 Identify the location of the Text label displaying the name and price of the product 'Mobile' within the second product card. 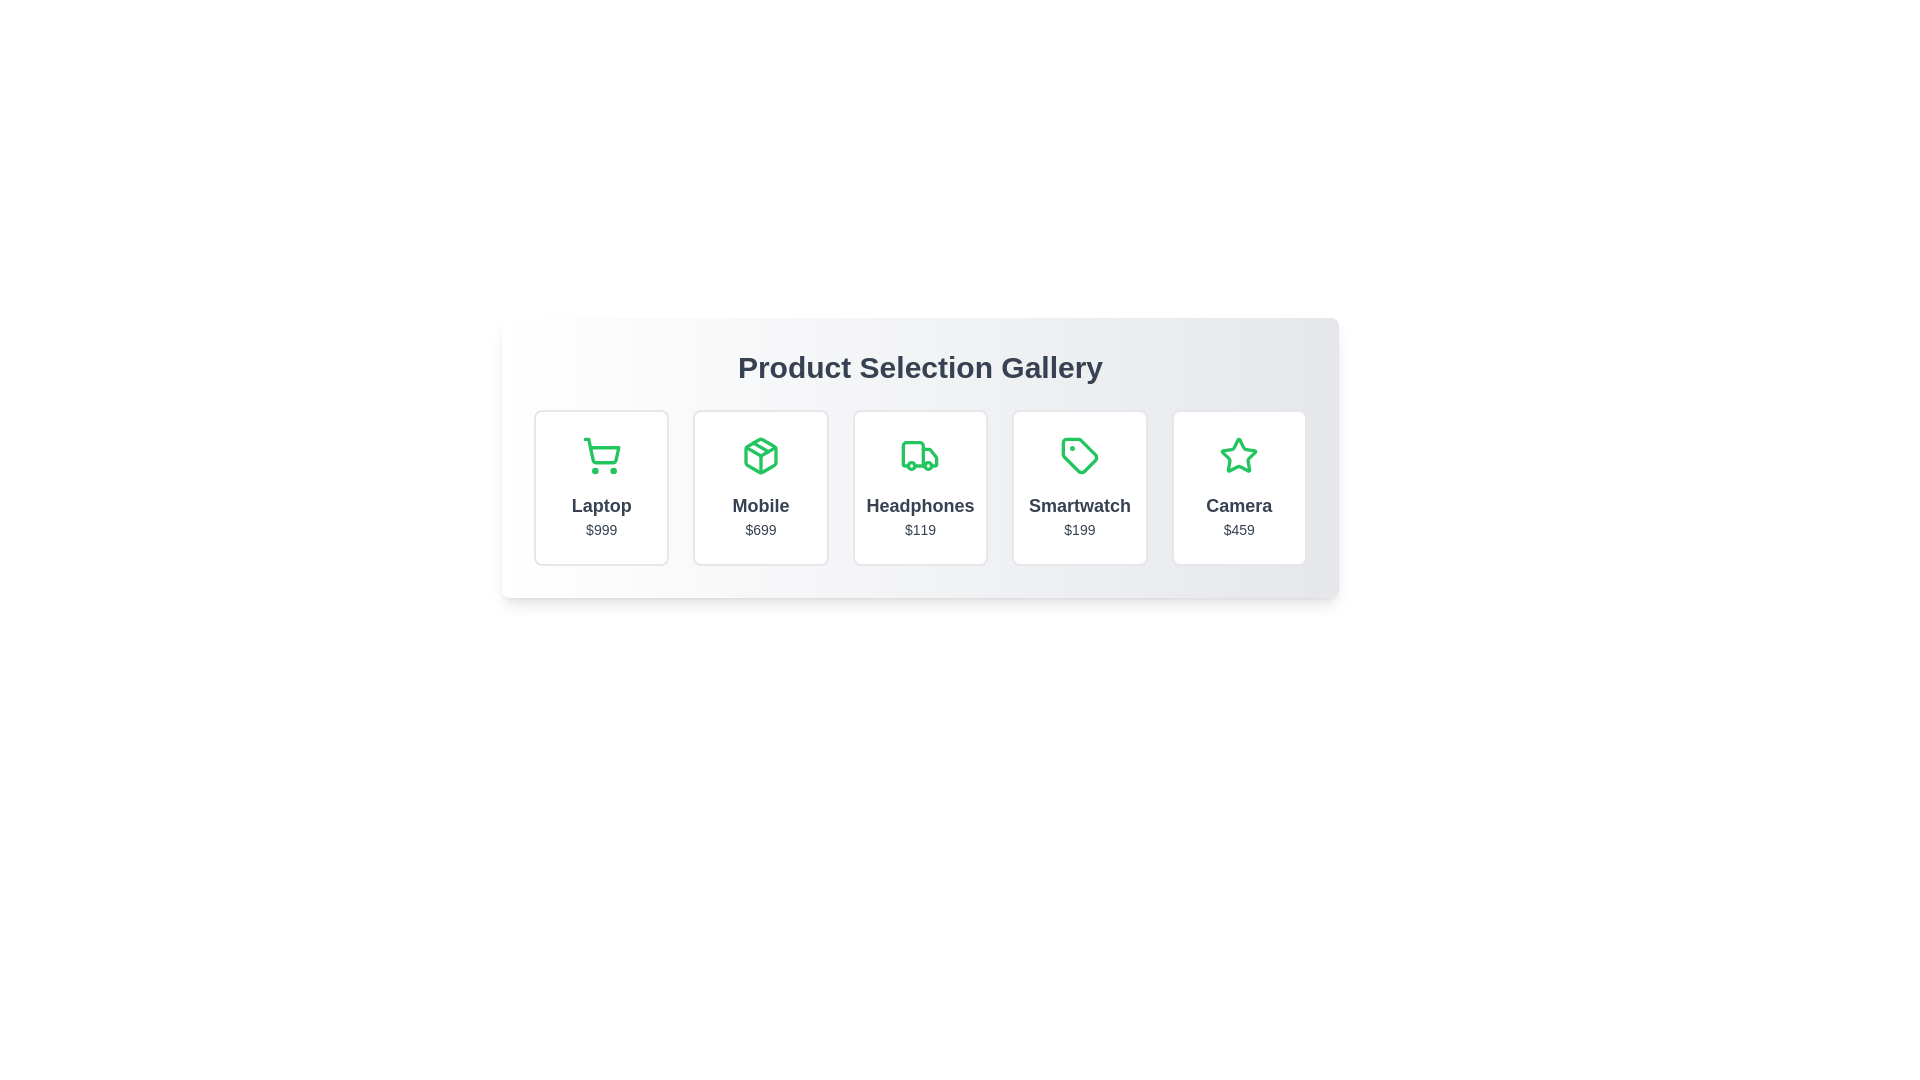
(760, 515).